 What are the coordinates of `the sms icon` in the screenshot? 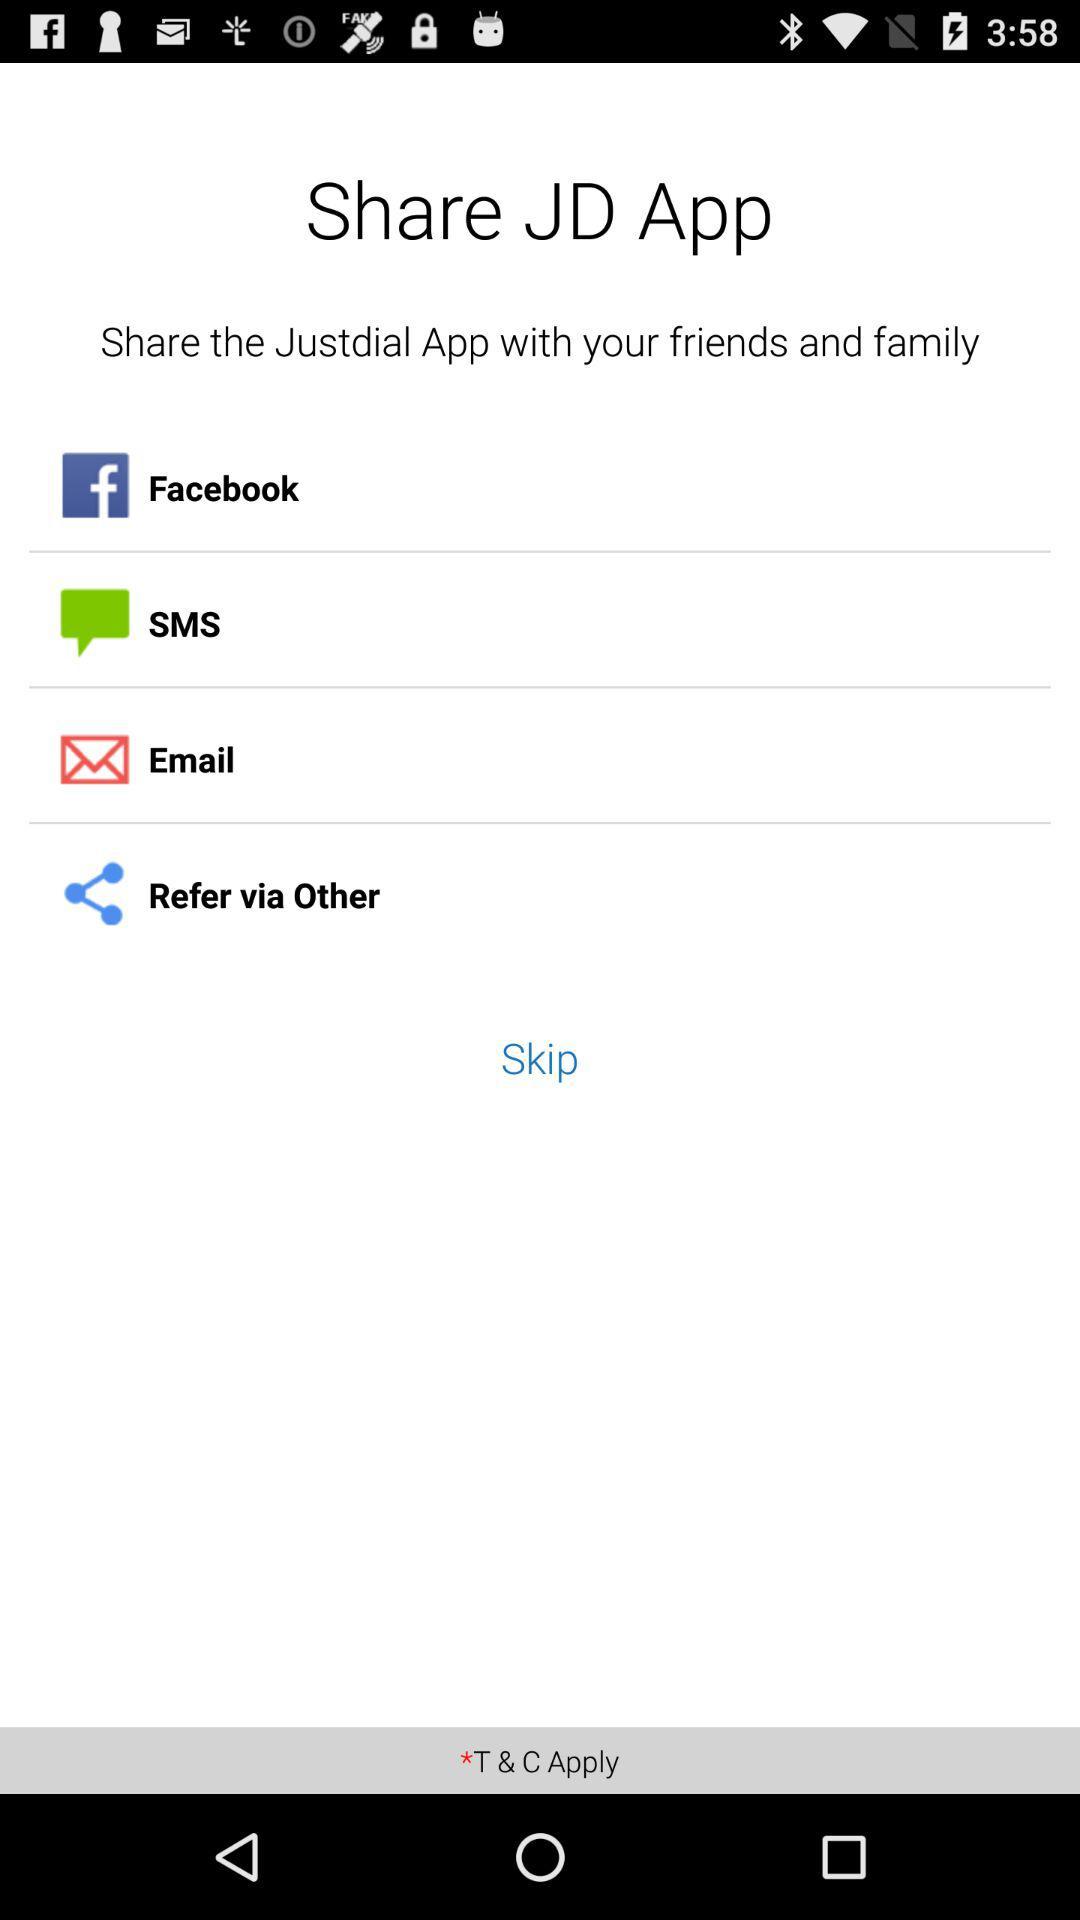 It's located at (540, 622).